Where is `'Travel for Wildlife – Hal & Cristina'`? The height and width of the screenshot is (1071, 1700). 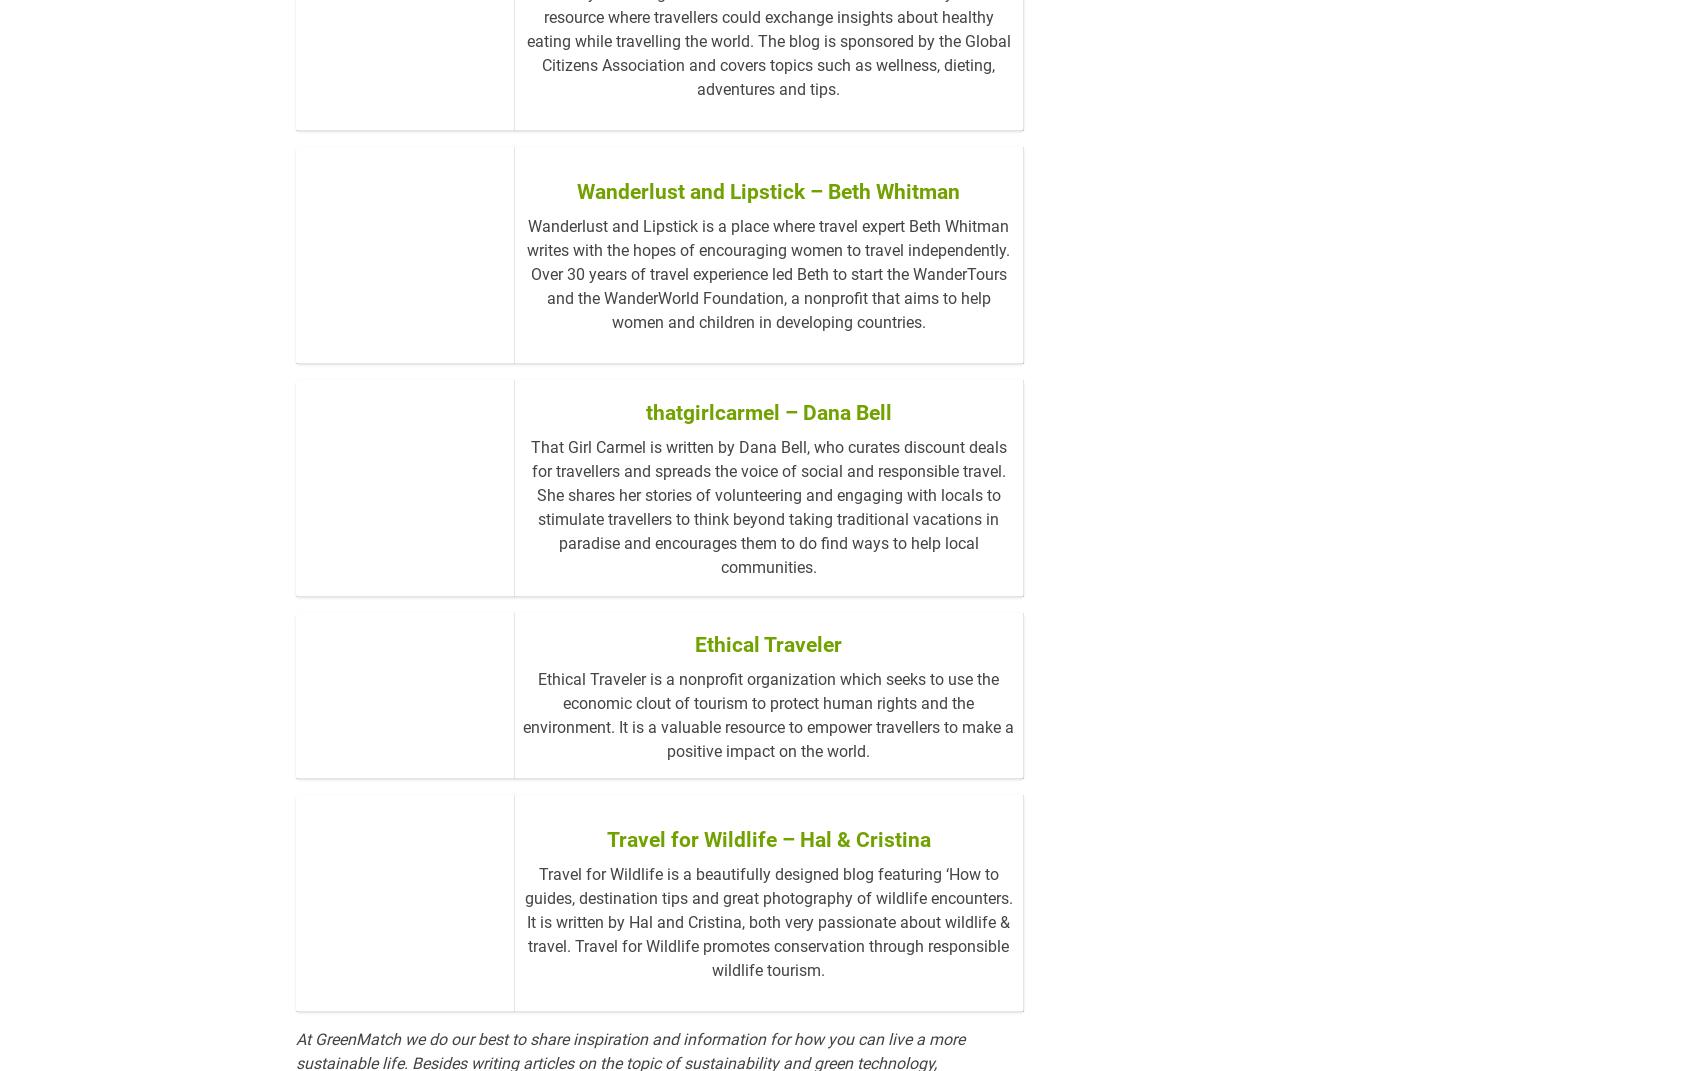 'Travel for Wildlife – Hal & Cristina' is located at coordinates (767, 918).